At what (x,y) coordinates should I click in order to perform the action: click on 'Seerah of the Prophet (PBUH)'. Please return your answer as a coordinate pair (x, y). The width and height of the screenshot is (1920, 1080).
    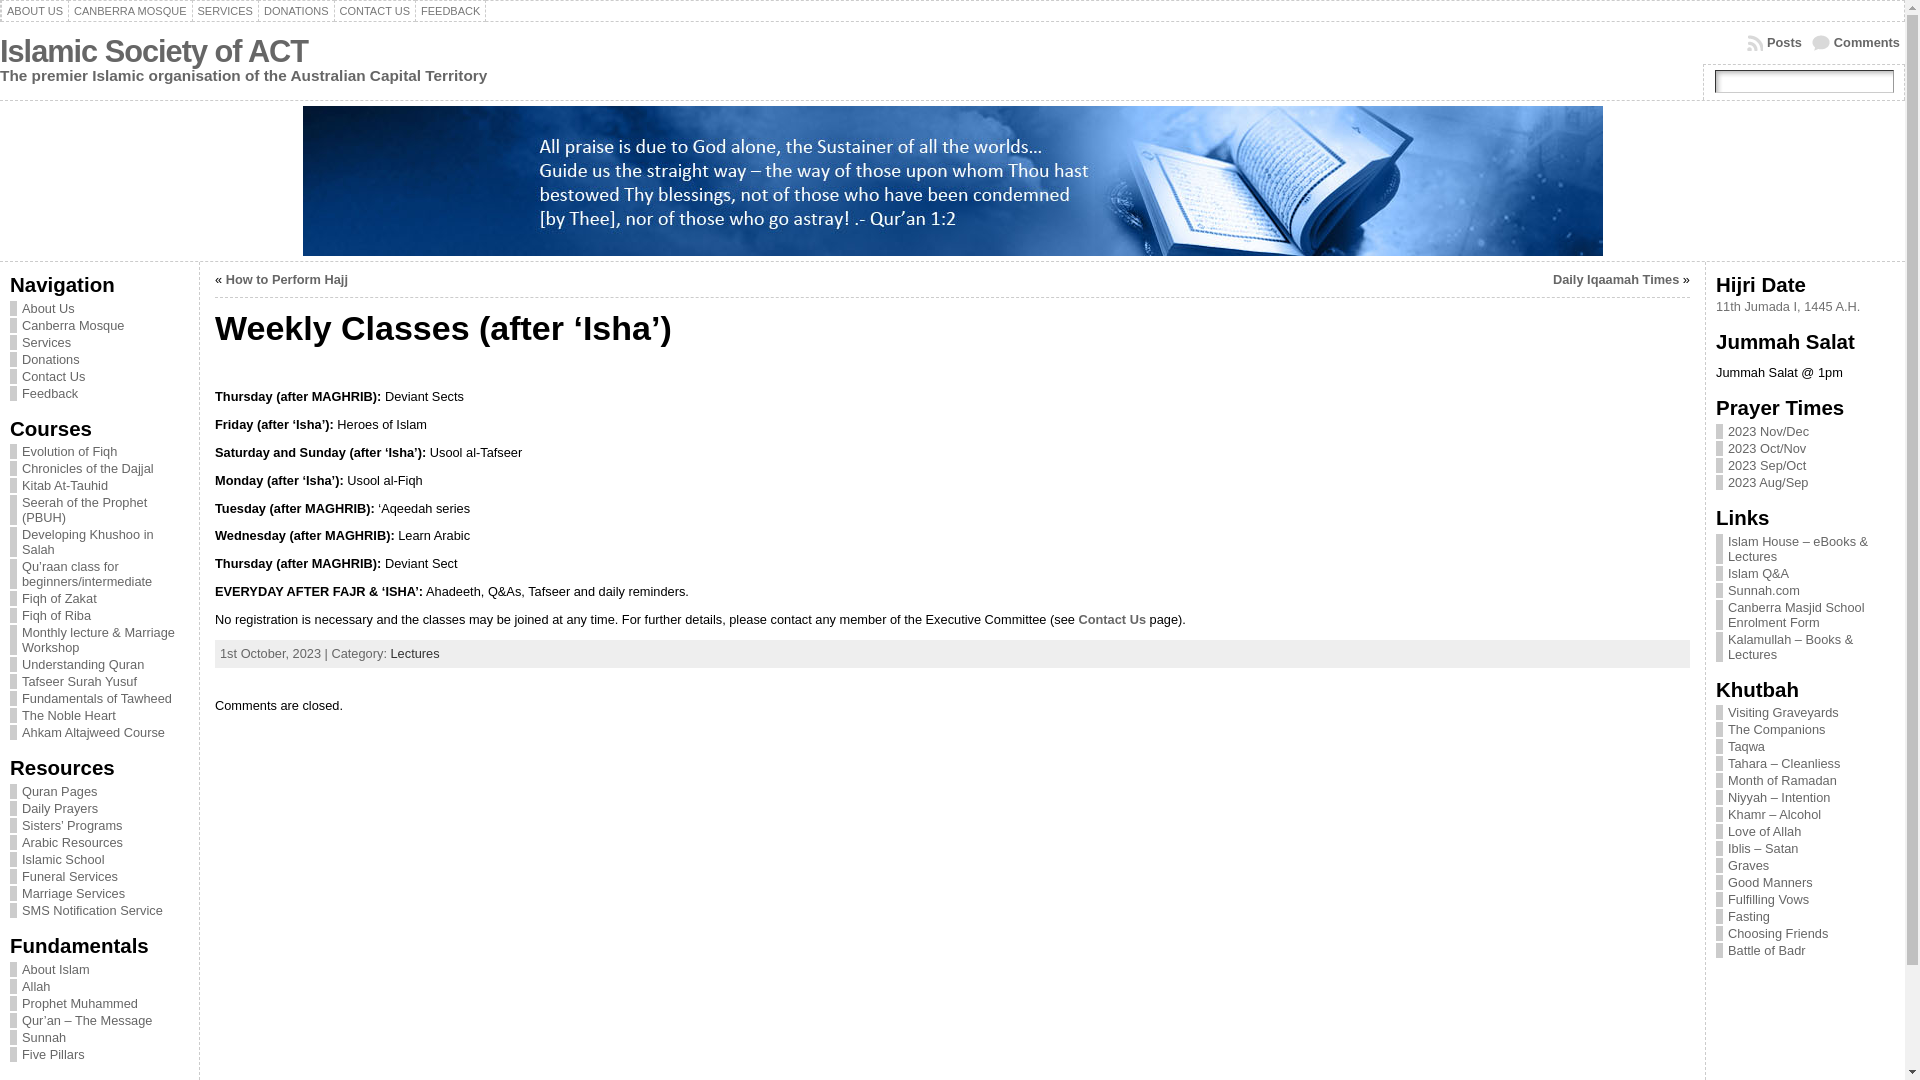
    Looking at the image, I should click on (98, 508).